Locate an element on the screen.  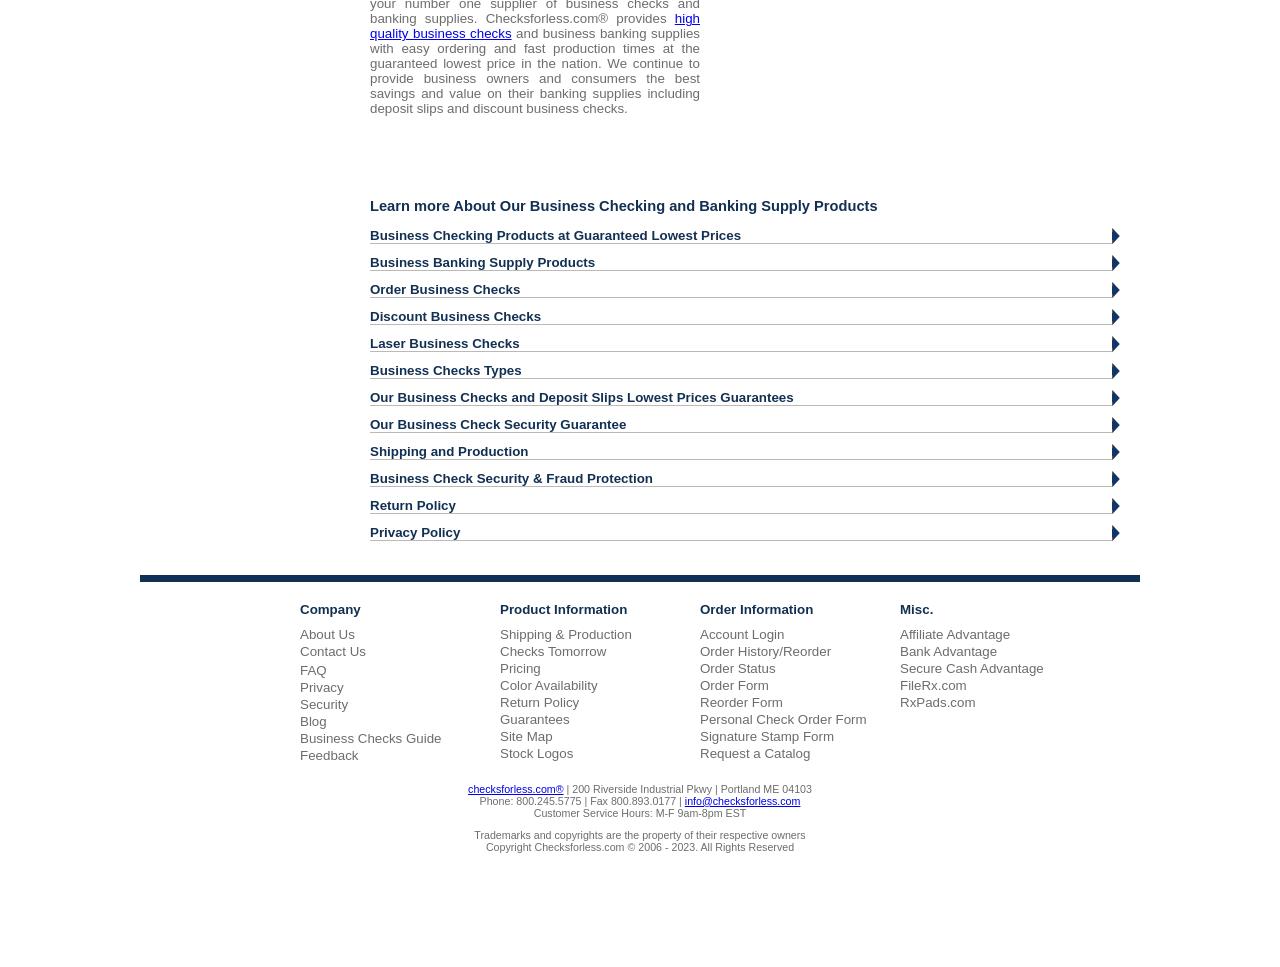
'Company' is located at coordinates (329, 608).